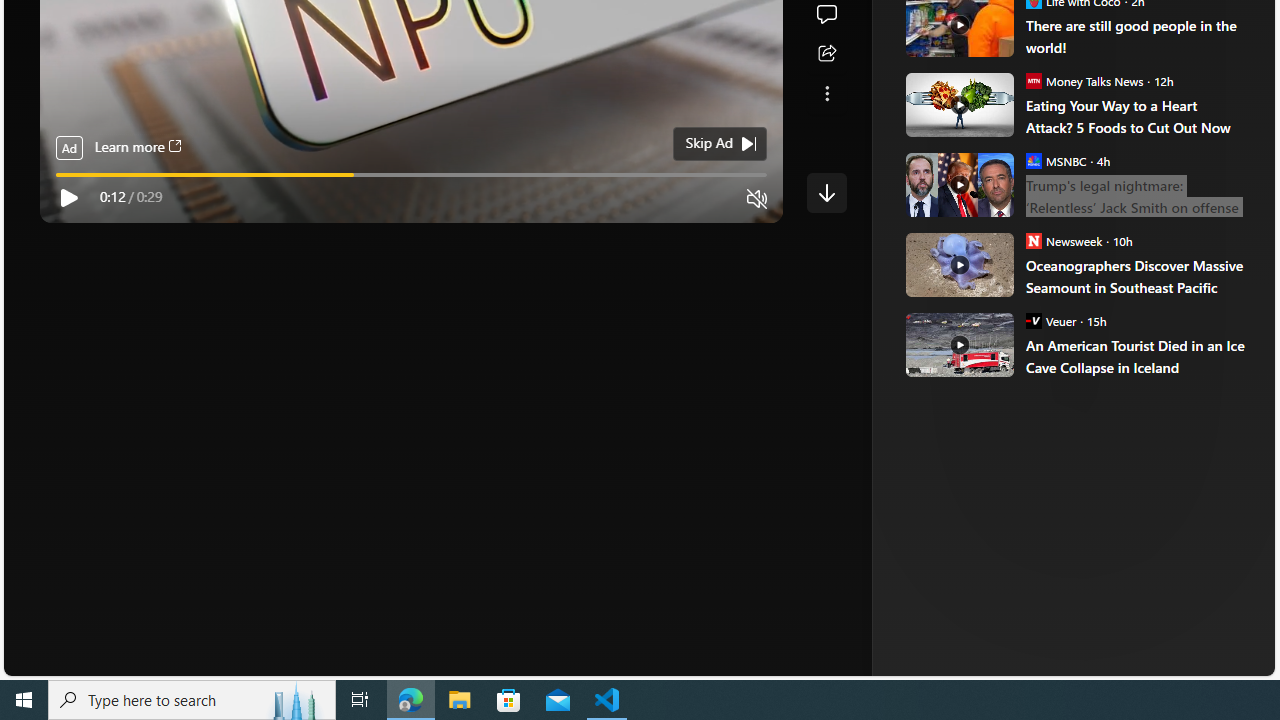 The width and height of the screenshot is (1280, 720). I want to click on 'Newsweek', so click(1033, 239).